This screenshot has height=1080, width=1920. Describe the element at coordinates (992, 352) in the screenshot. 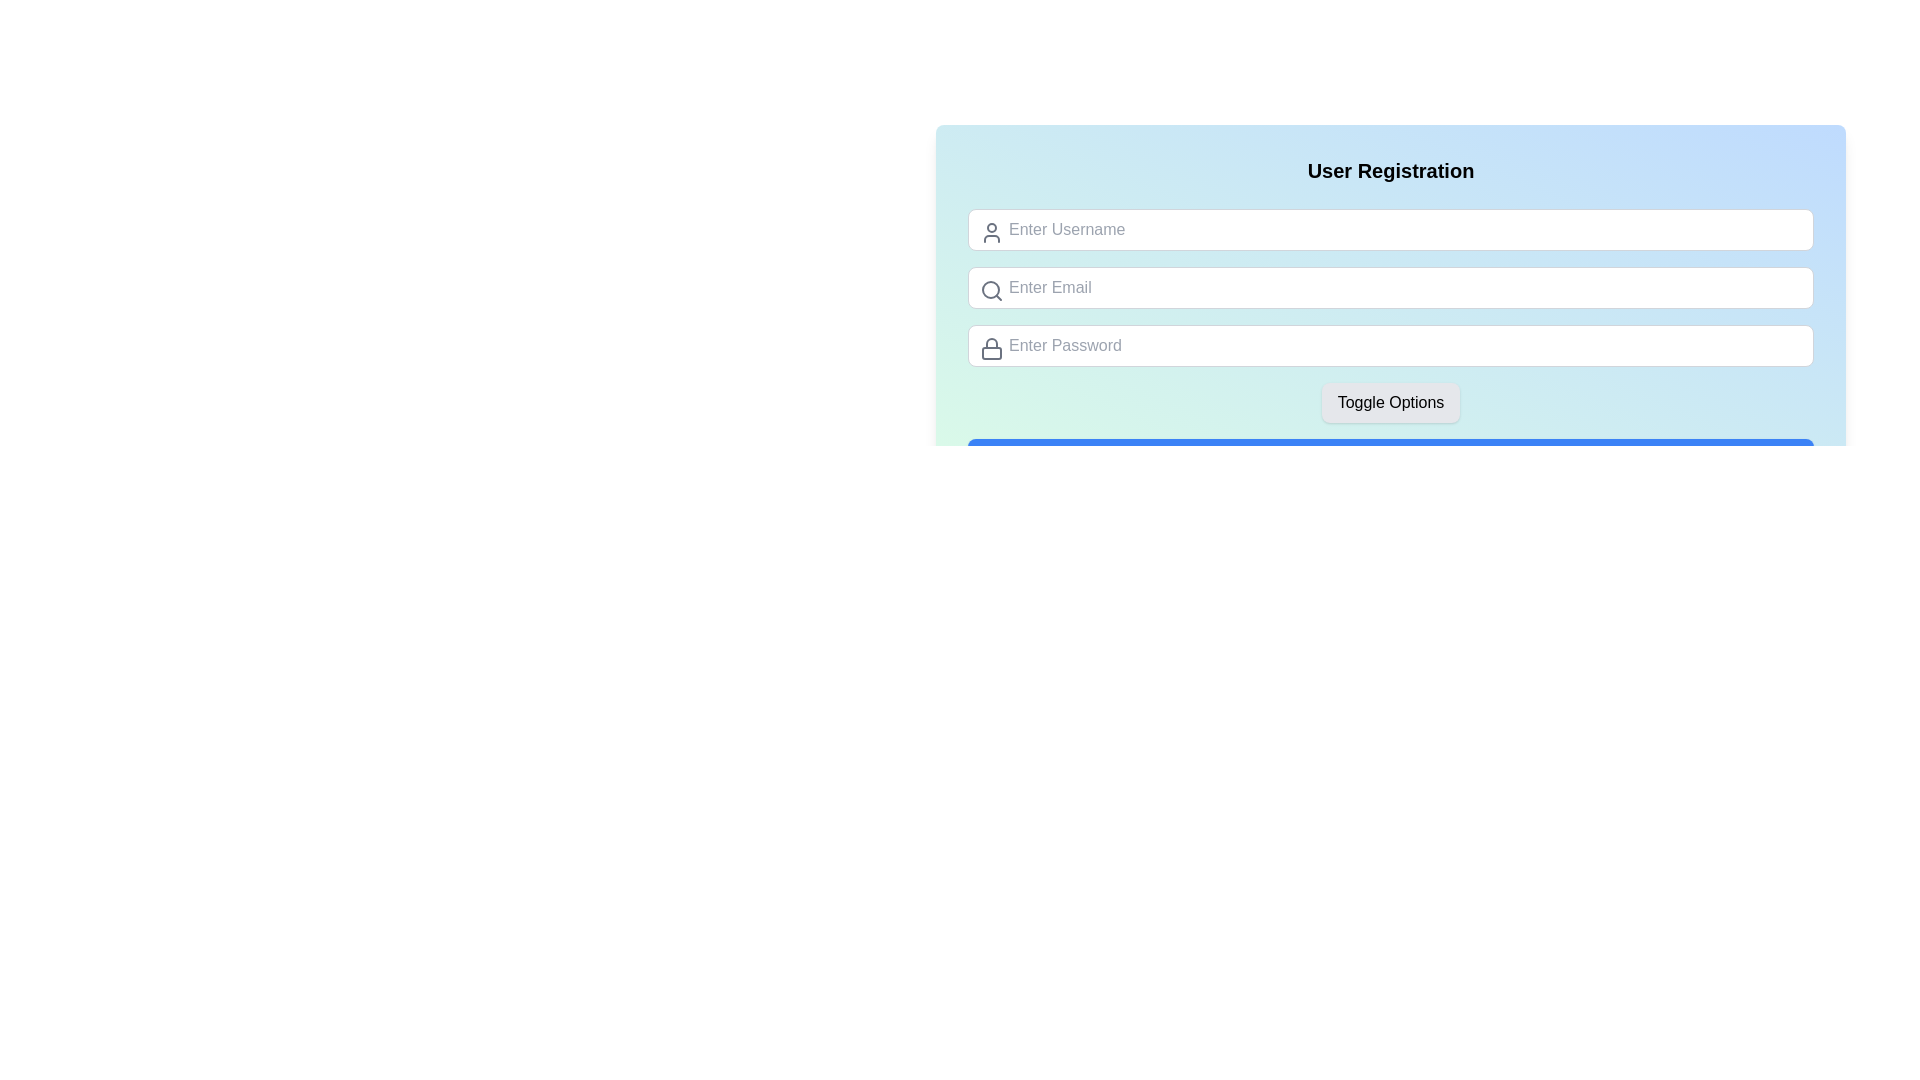

I see `the lower section of the lock icon representing secure entry in the 'User Registration' form, located to the left of the 'Enter Password' input field` at that location.